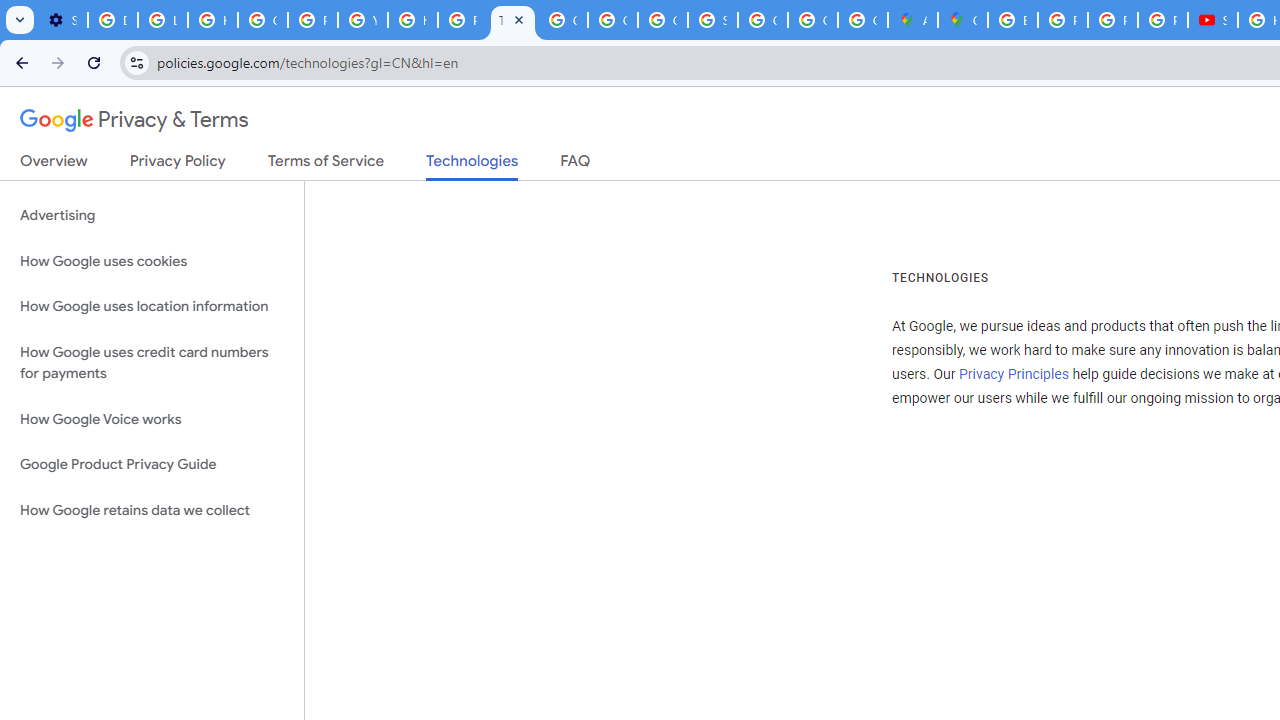  What do you see at coordinates (62, 20) in the screenshot?
I see `'Settings - Customize profile'` at bounding box center [62, 20].